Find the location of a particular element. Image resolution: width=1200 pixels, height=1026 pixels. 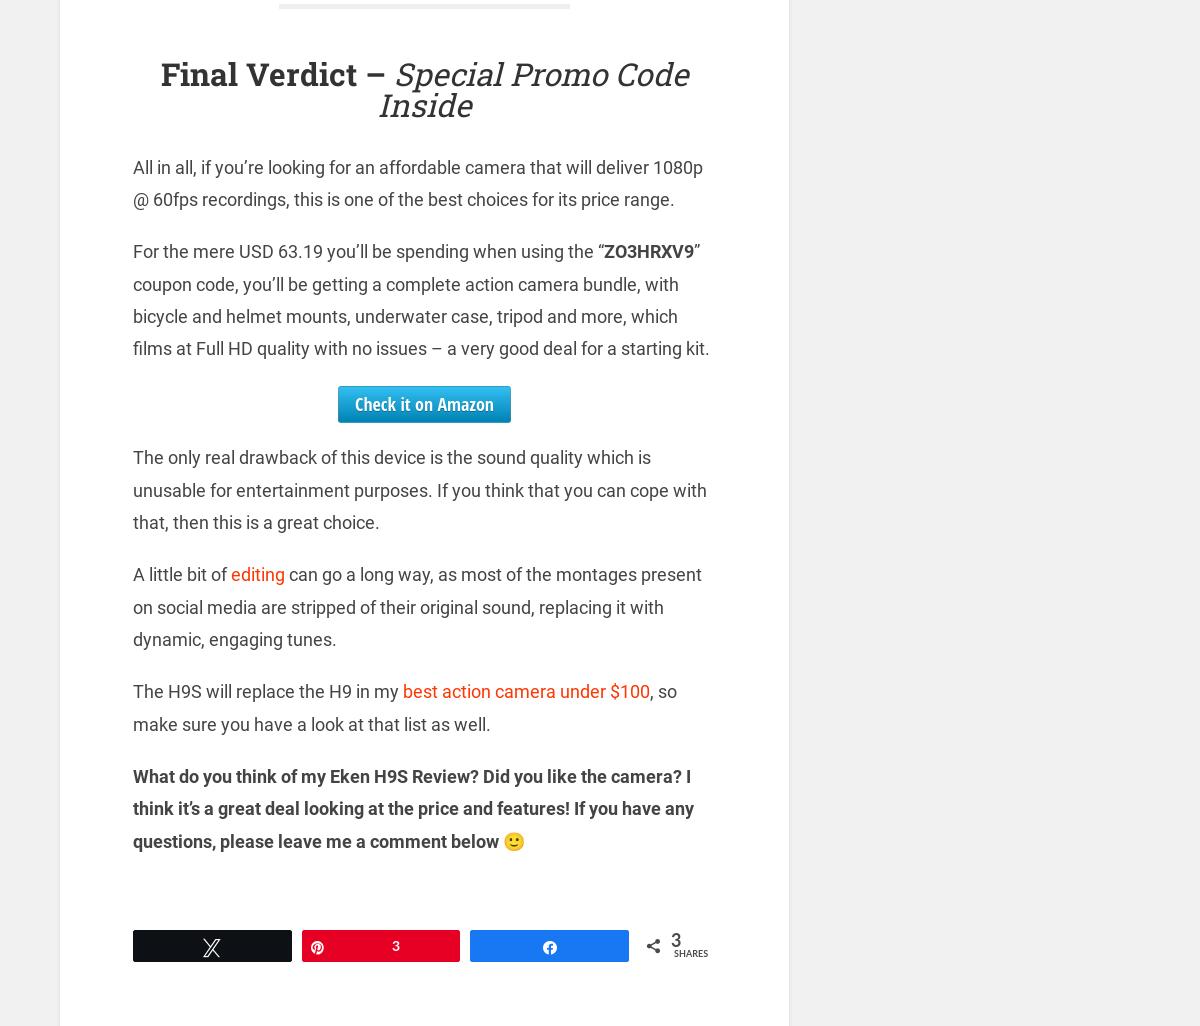

', so make sure you have a look at that list as well.' is located at coordinates (404, 706).